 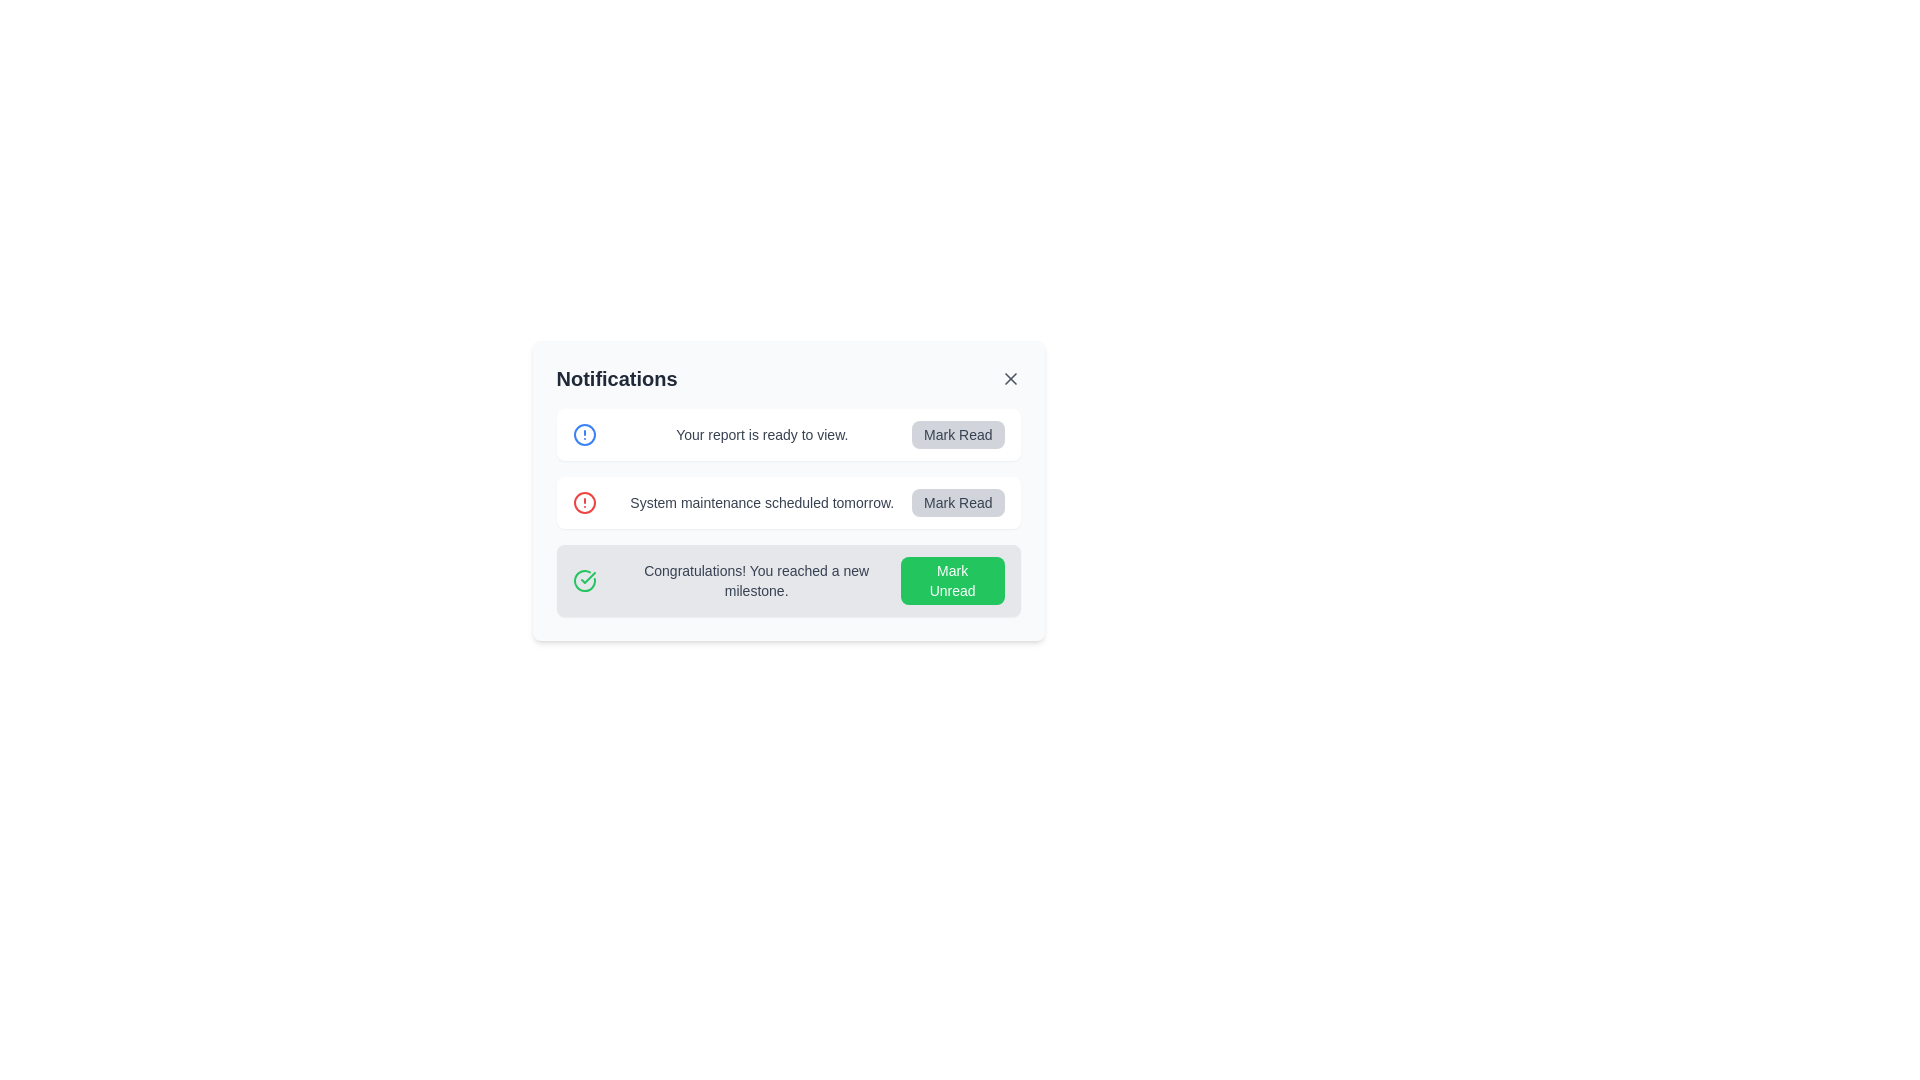 I want to click on the bold, large-text header displaying 'Notifications' located at the top-left corner of the notification panel, so click(x=616, y=378).